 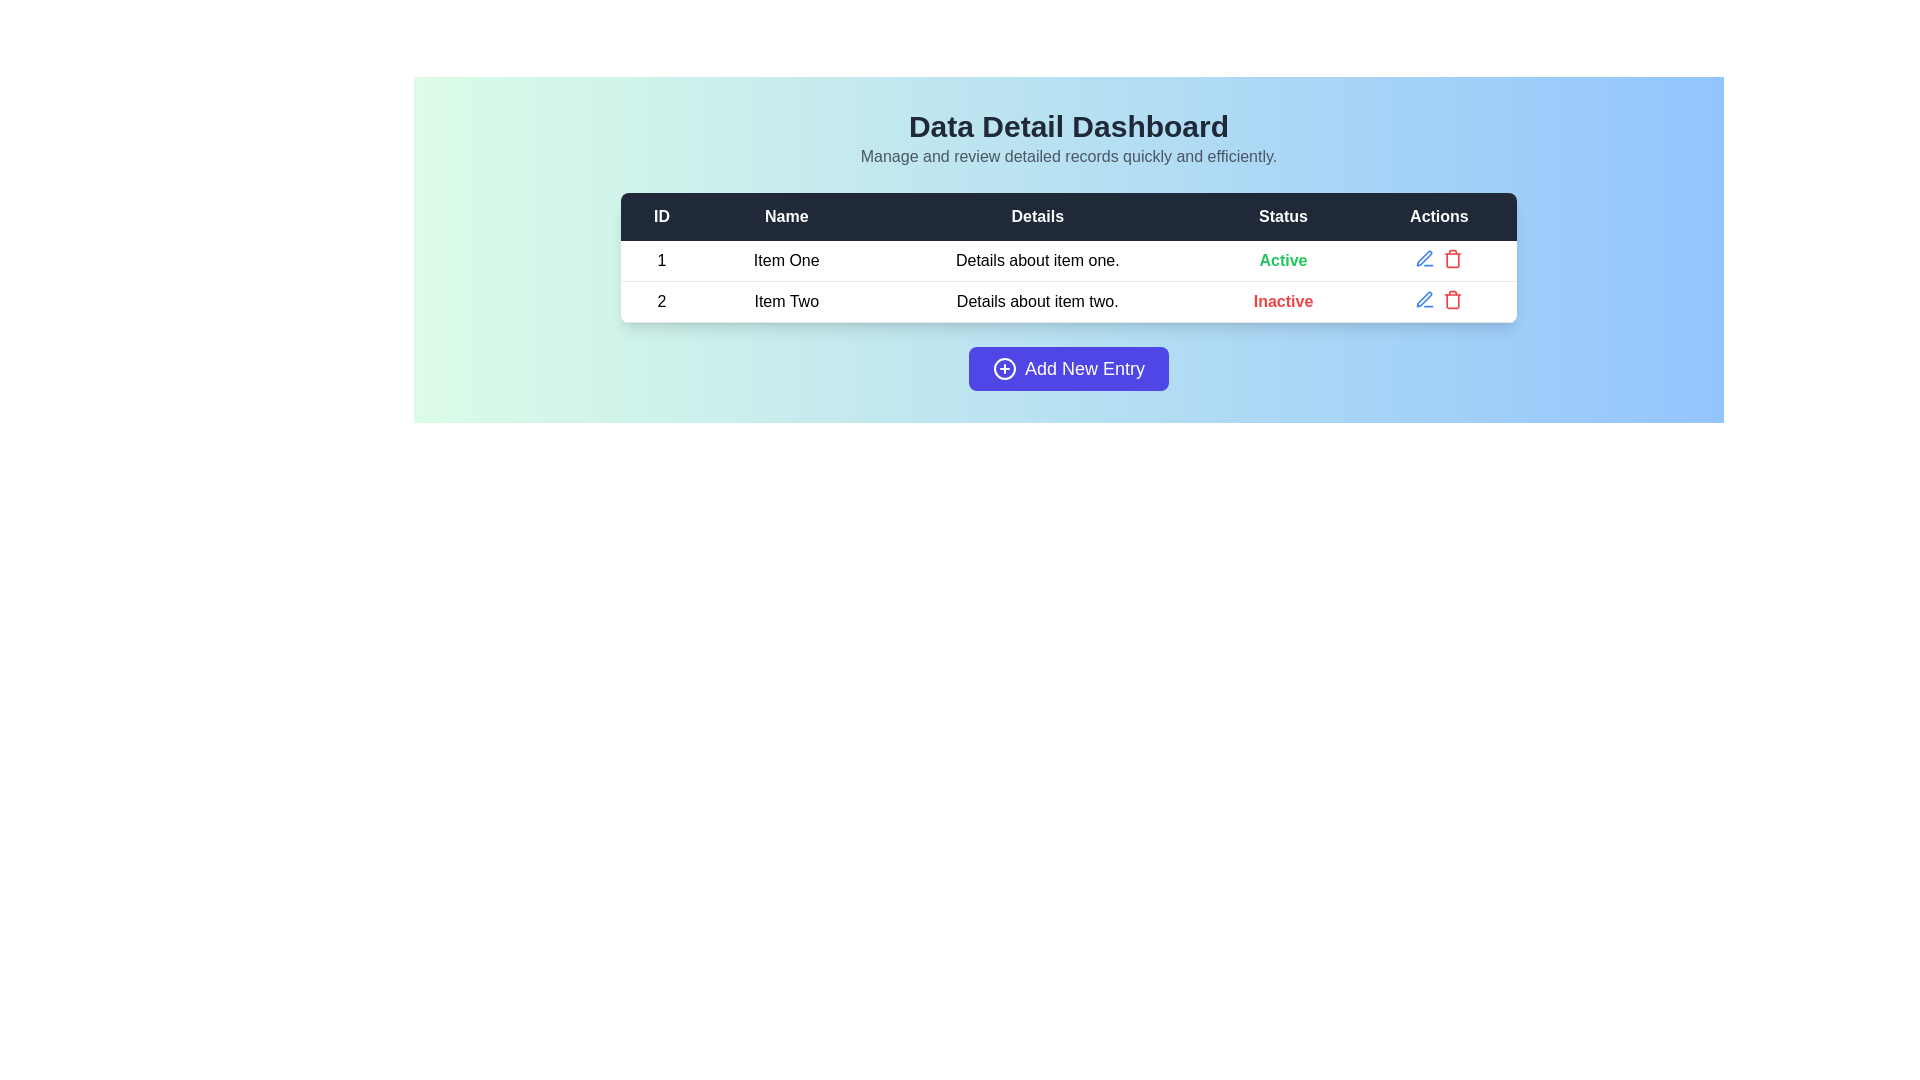 I want to click on the 'Inactive' status text label for 'Item Two' located in the second row of the 'Status' column in the table, so click(x=1283, y=301).